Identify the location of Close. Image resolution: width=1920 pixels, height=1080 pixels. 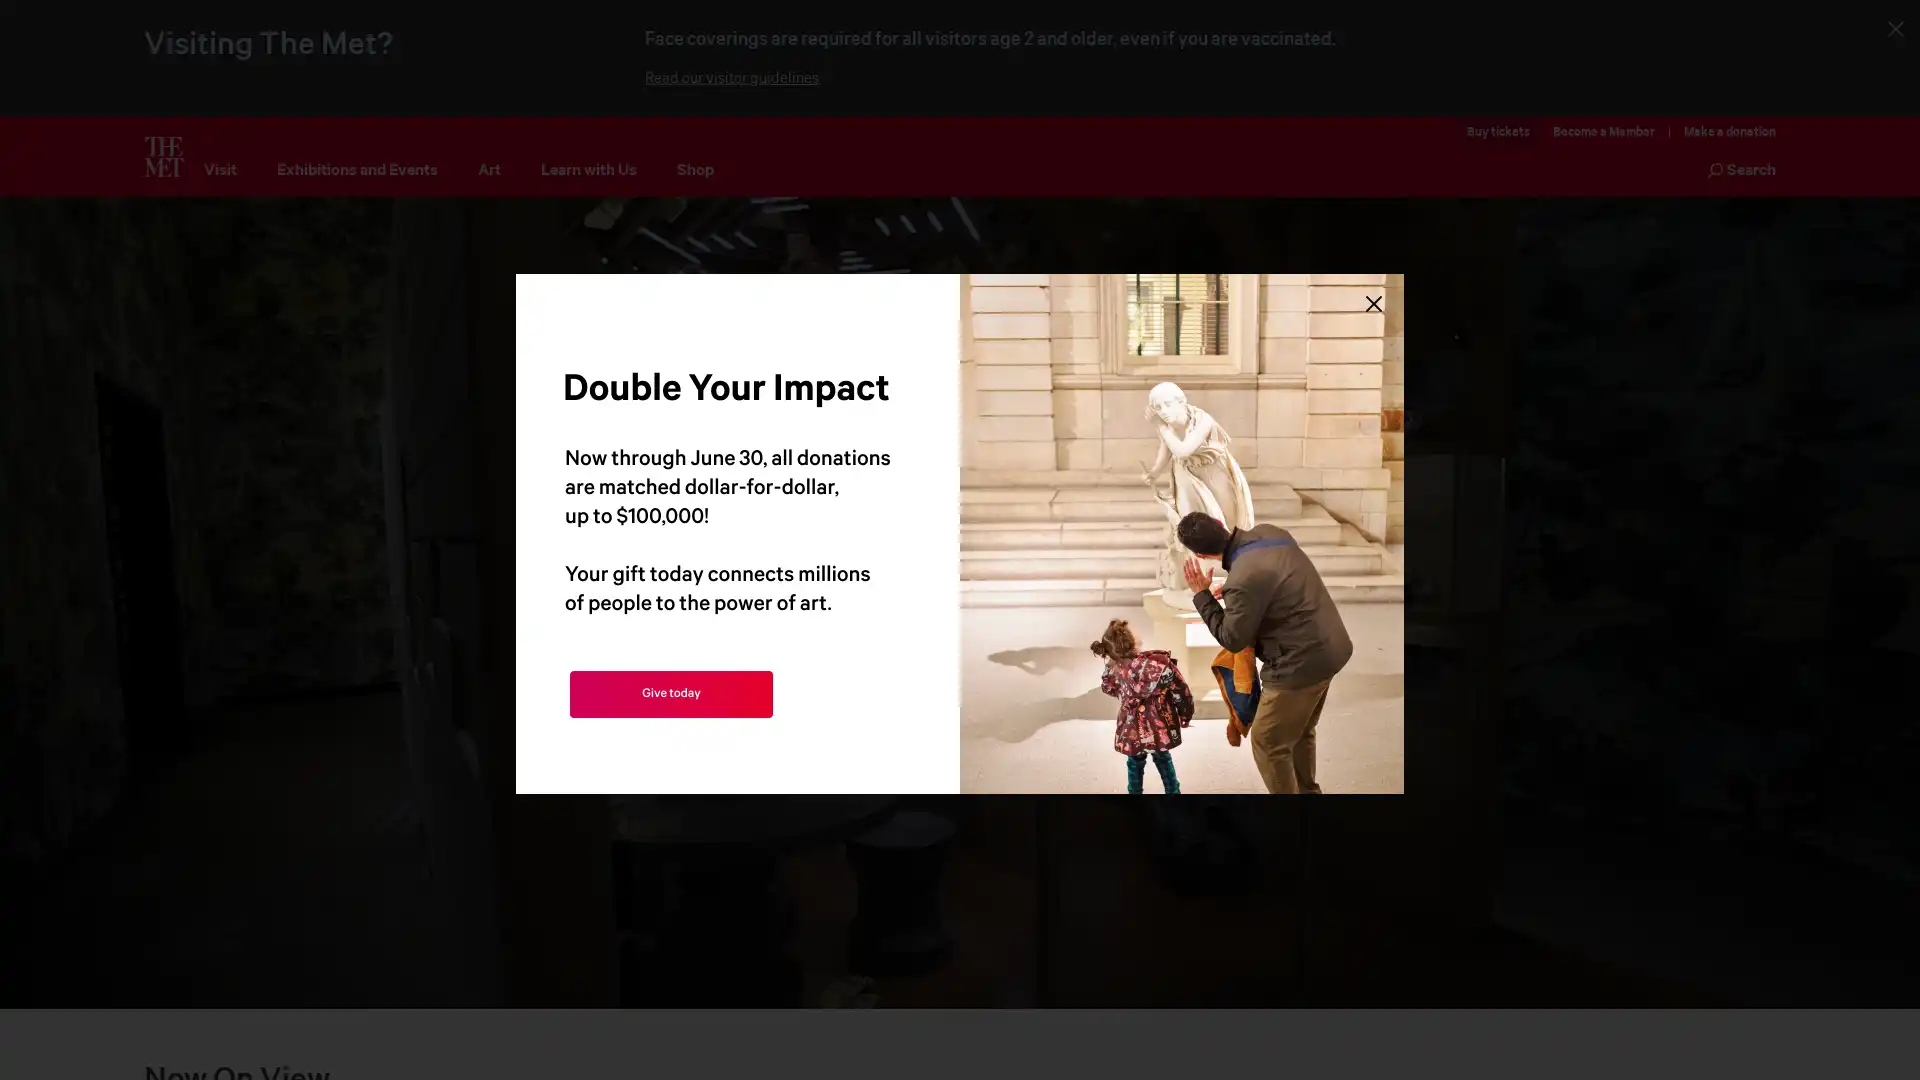
(1895, 23).